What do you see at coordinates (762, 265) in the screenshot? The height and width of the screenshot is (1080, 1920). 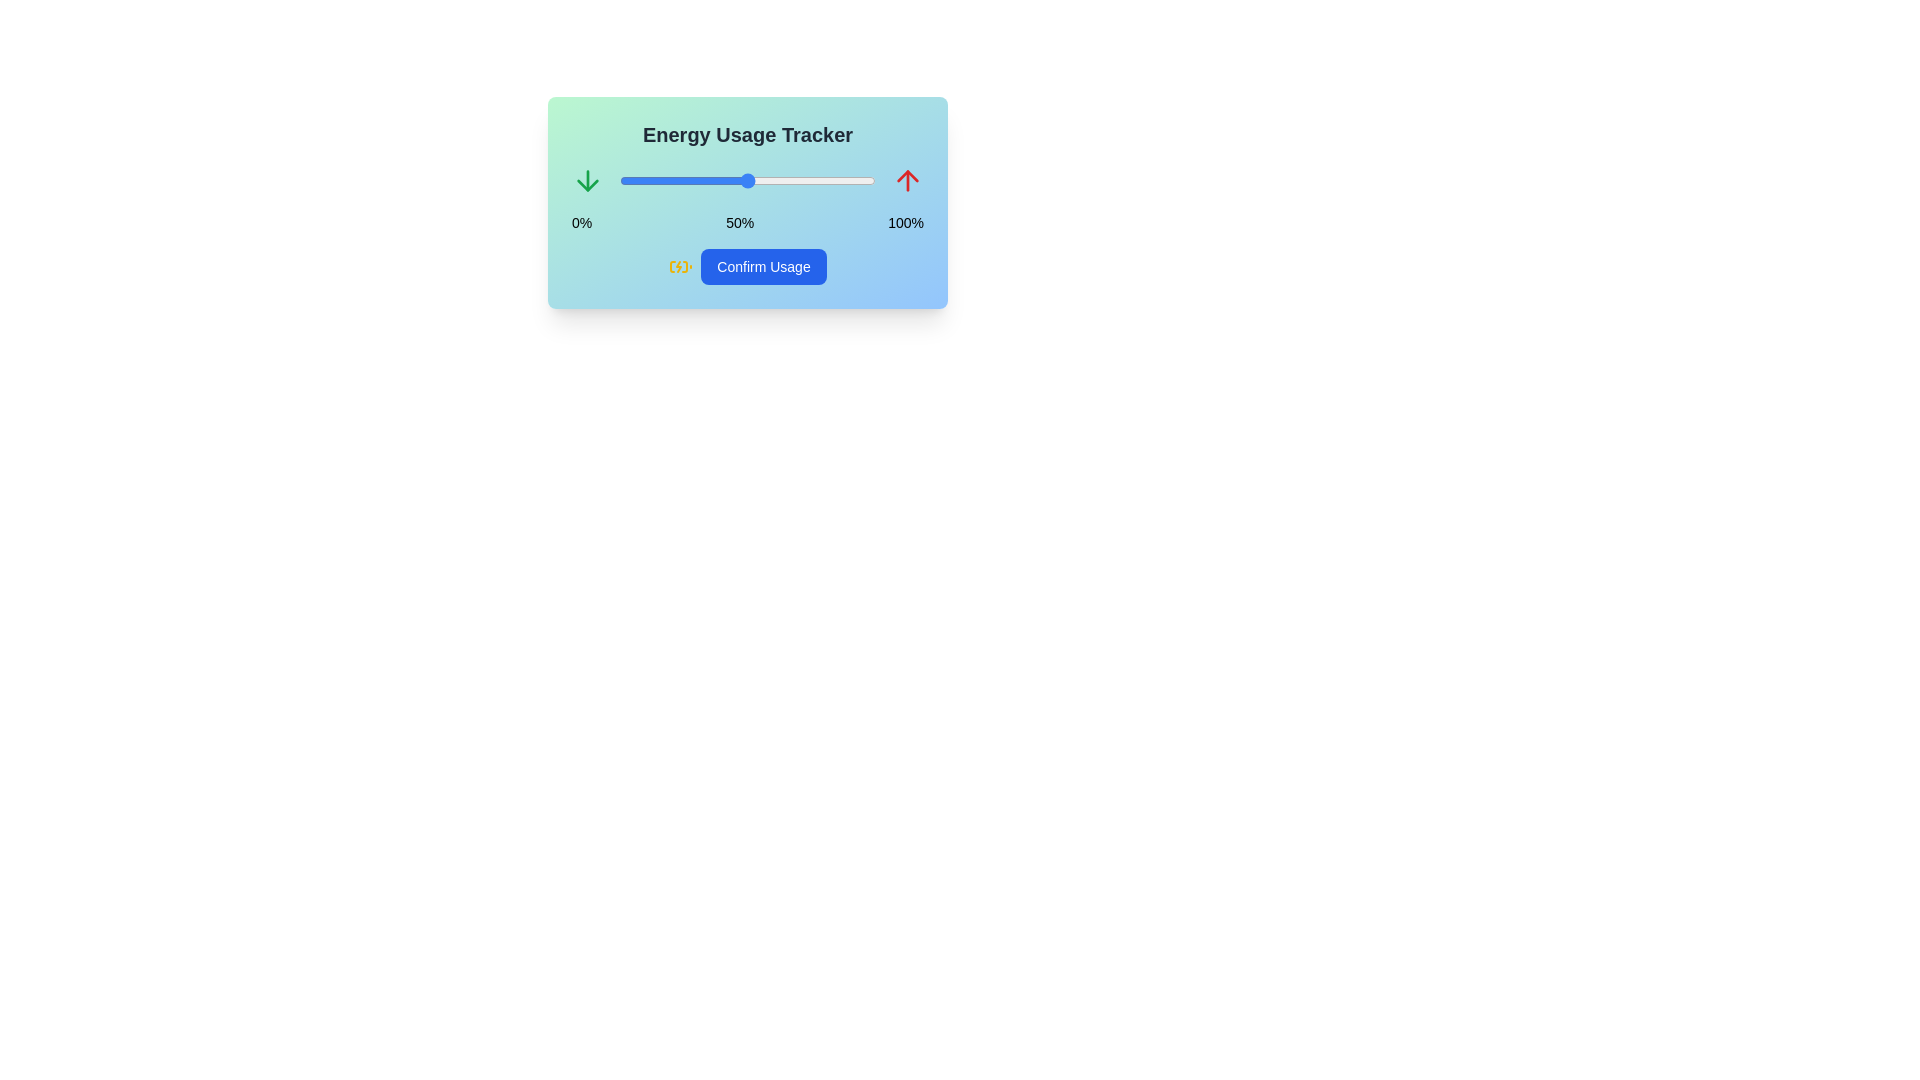 I see `the 'Confirm Usage' button to confirm the selected energy usage` at bounding box center [762, 265].